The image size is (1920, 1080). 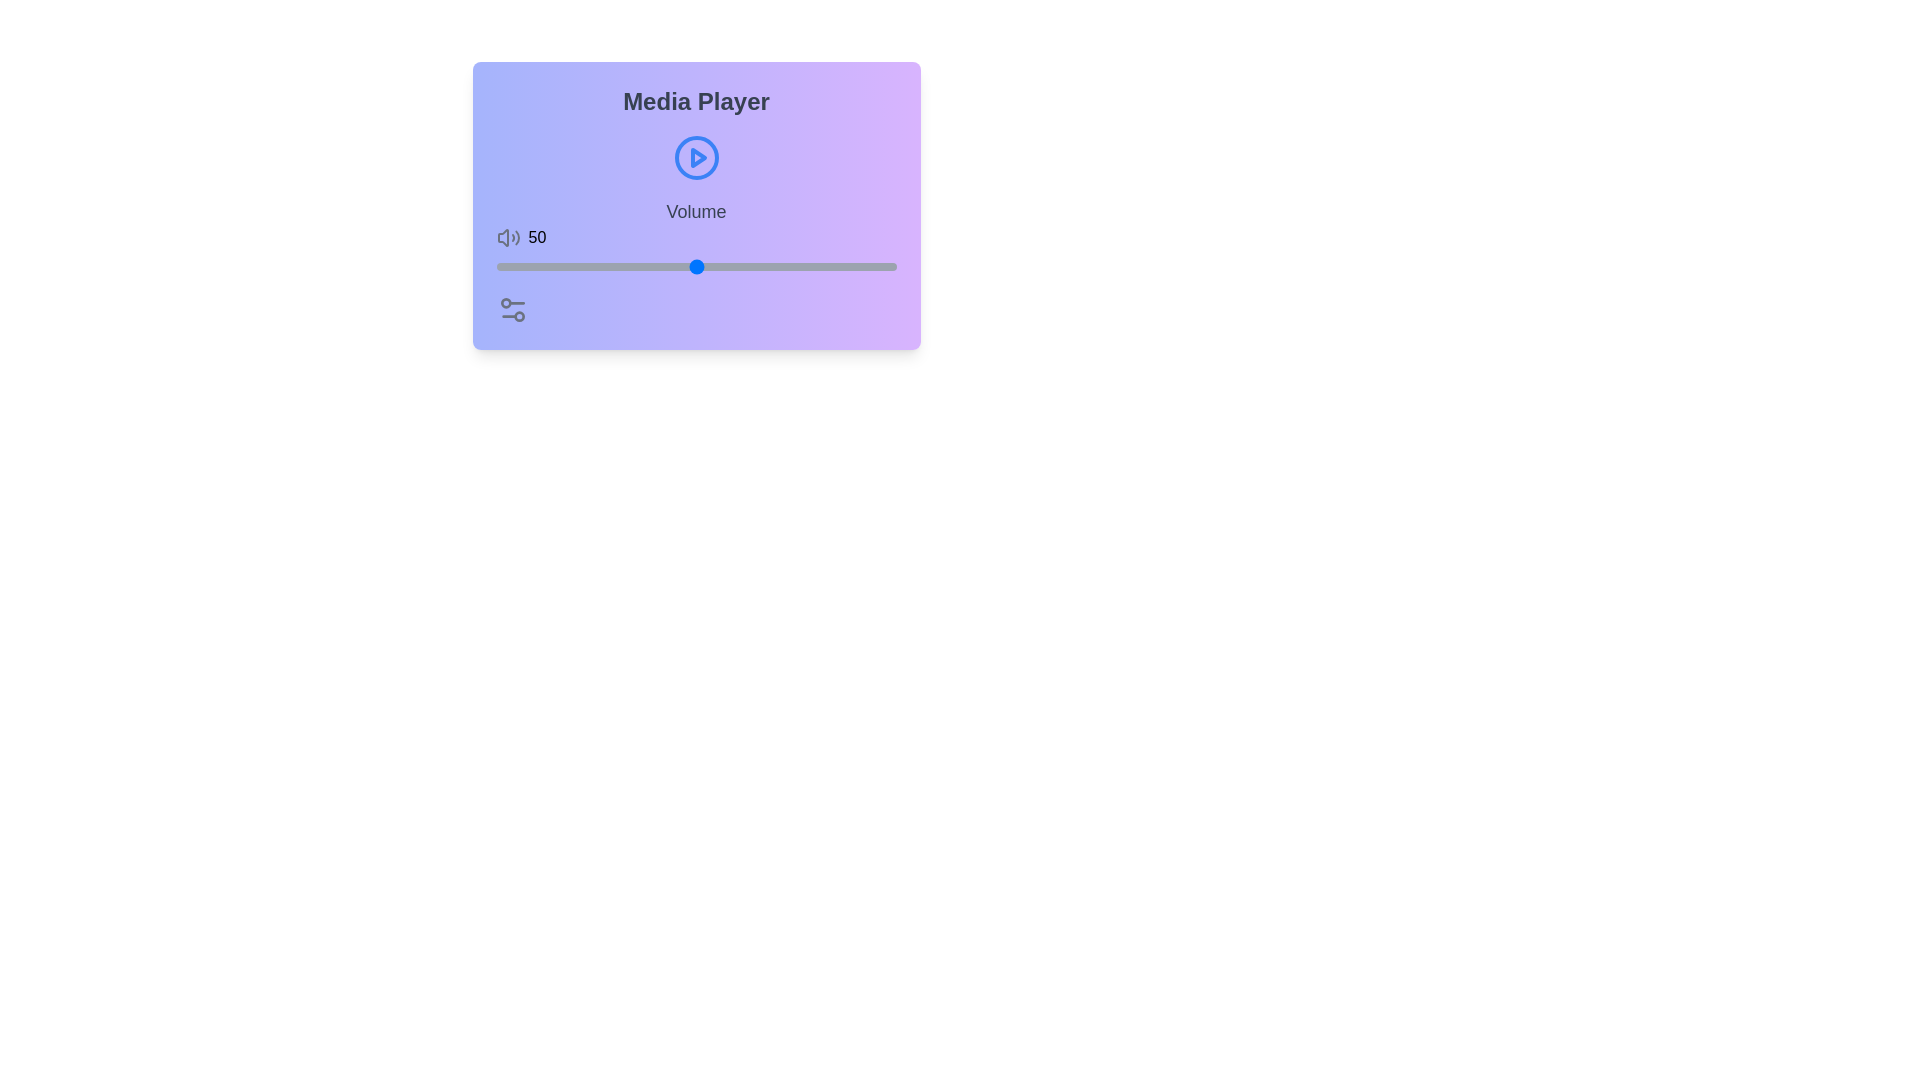 I want to click on the settings gear button located in the bottom-left corner of the media player card, so click(x=512, y=309).